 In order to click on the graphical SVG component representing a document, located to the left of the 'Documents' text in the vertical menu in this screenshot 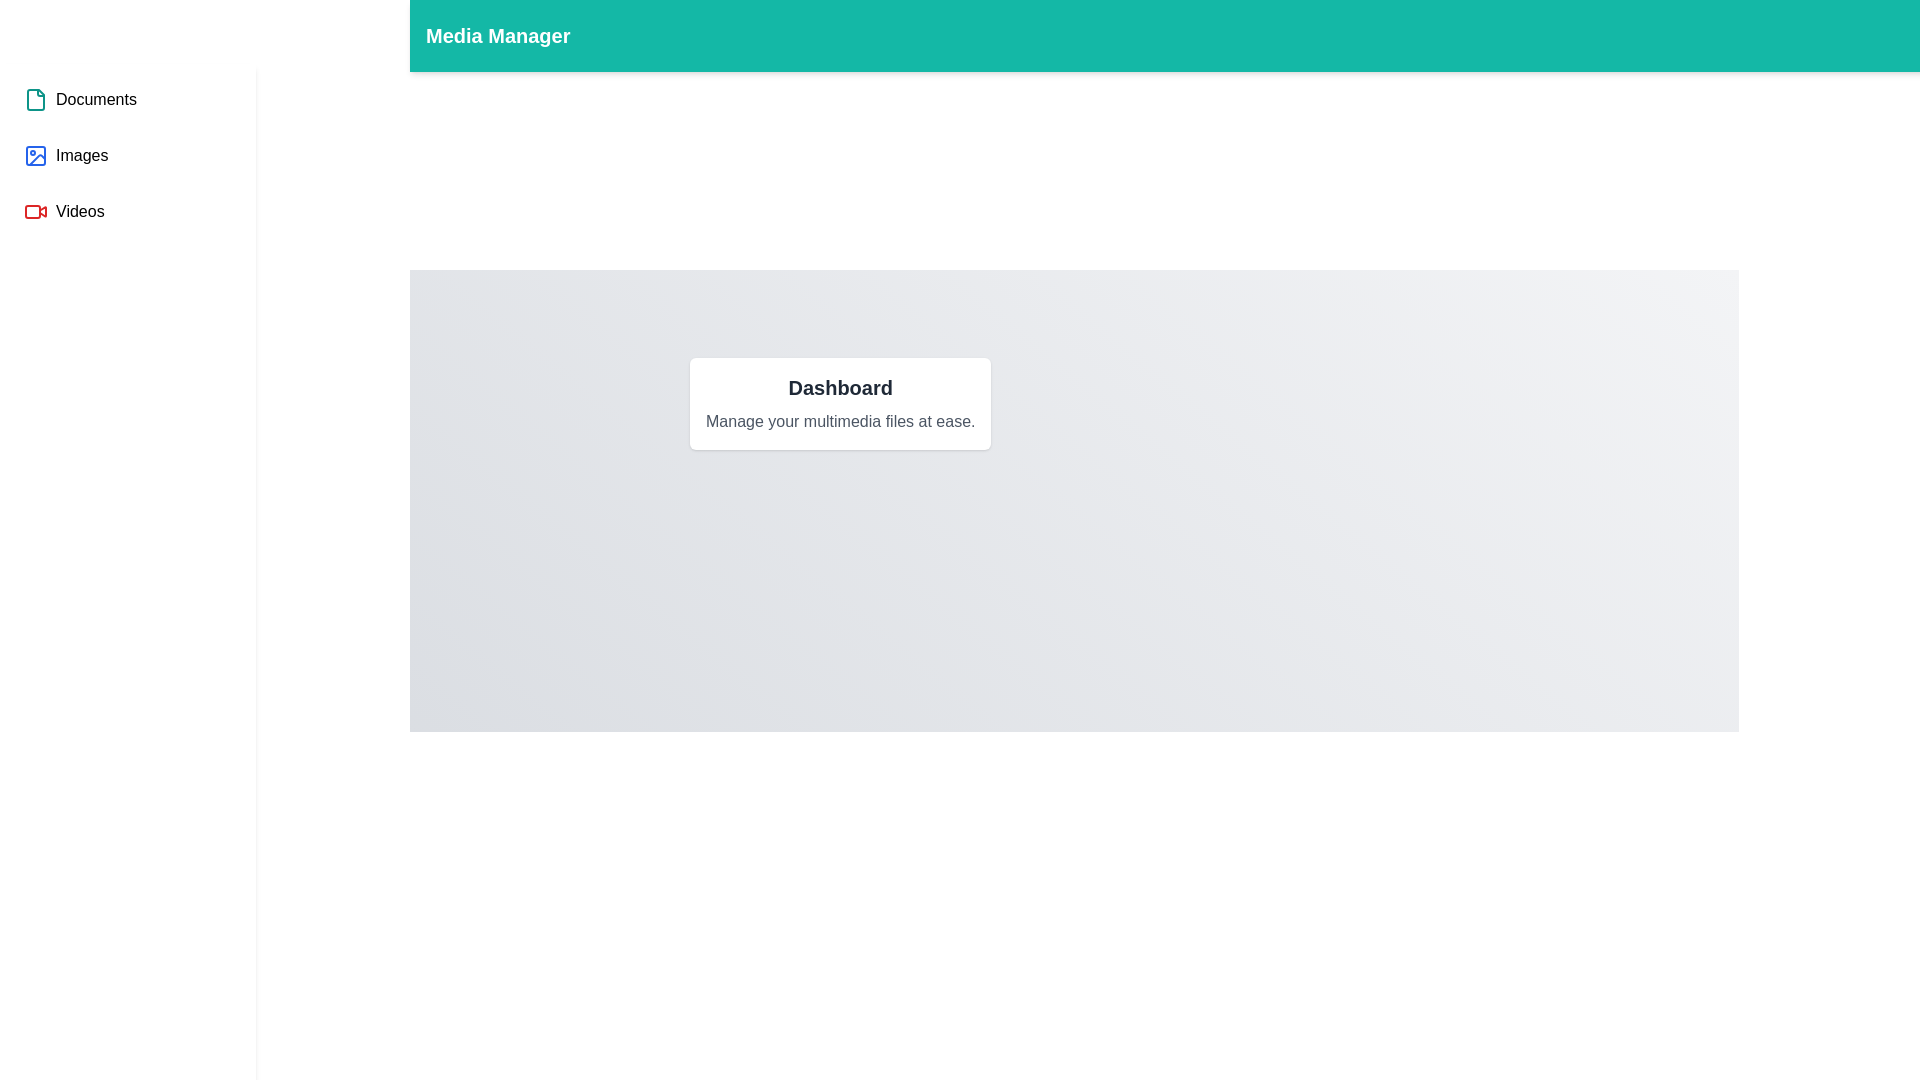, I will do `click(35, 100)`.